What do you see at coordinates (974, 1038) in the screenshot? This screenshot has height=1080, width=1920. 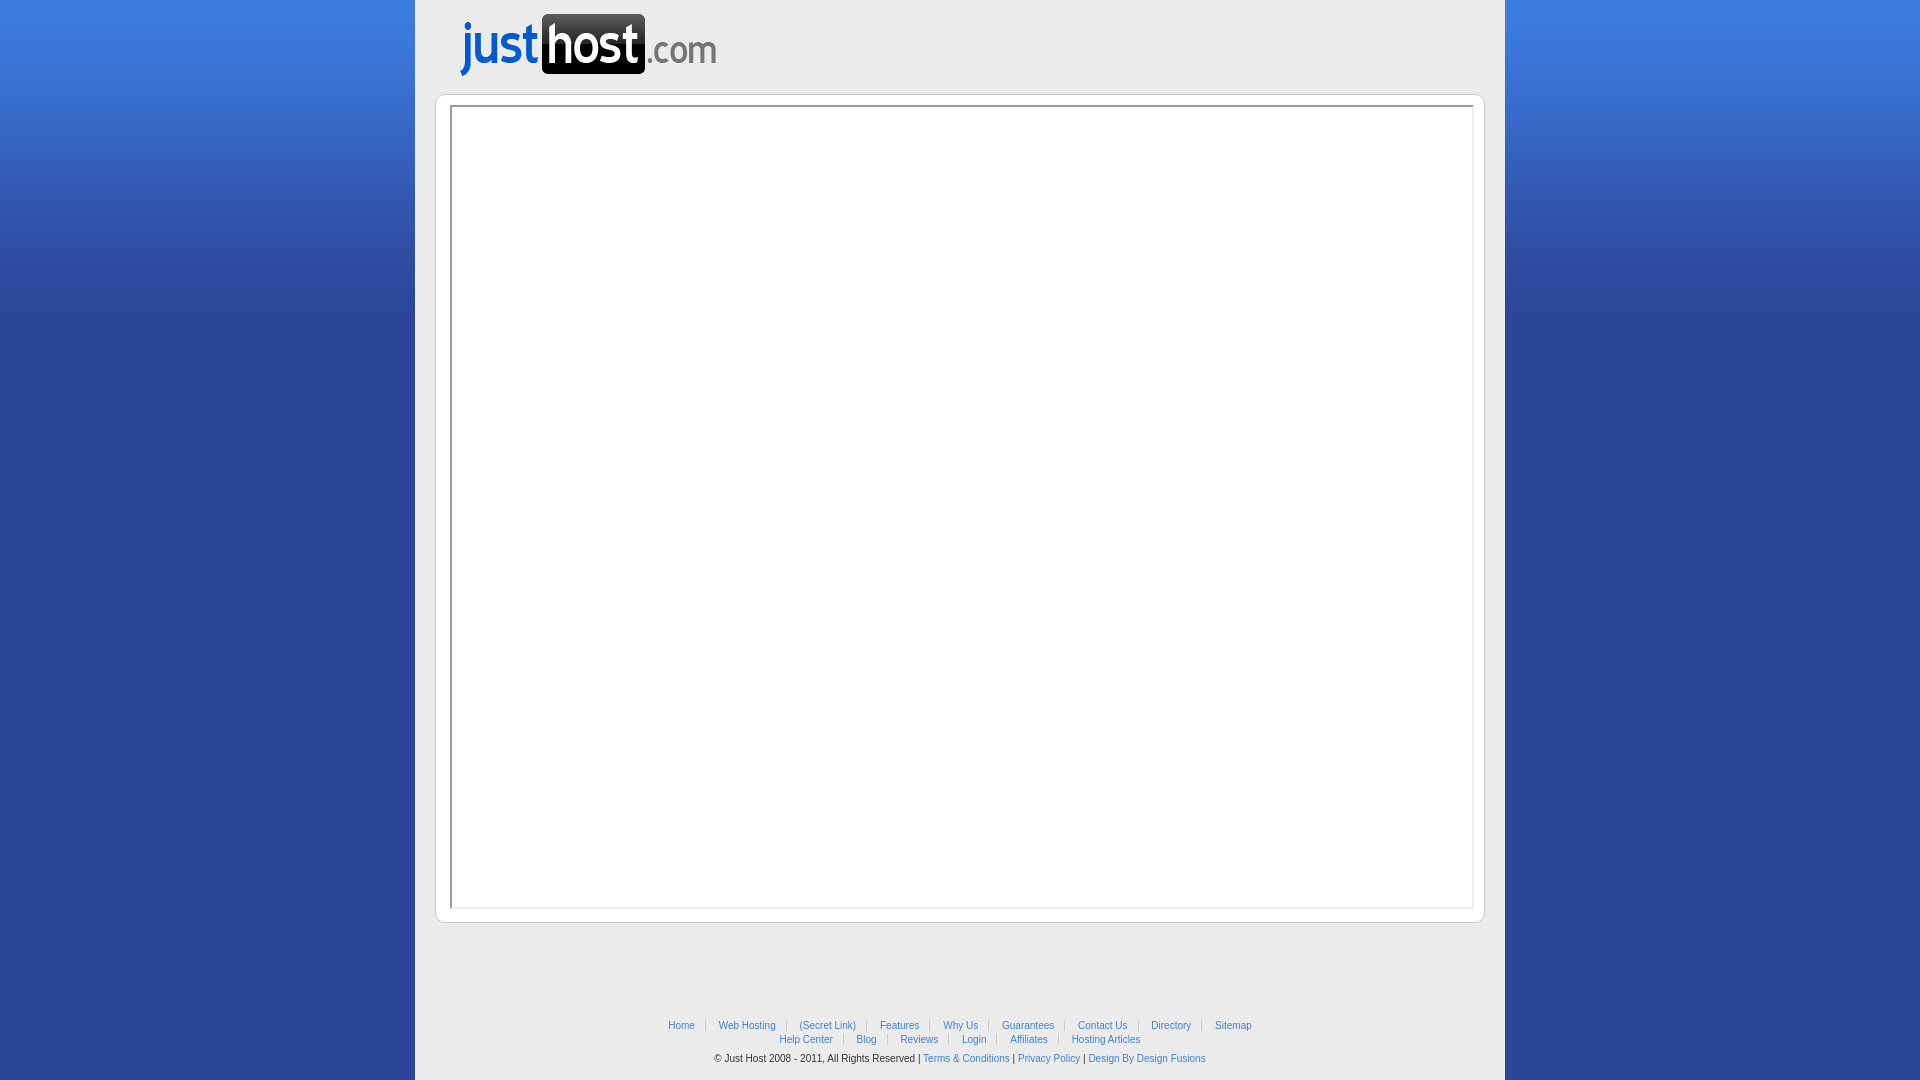 I see `'Login'` at bounding box center [974, 1038].